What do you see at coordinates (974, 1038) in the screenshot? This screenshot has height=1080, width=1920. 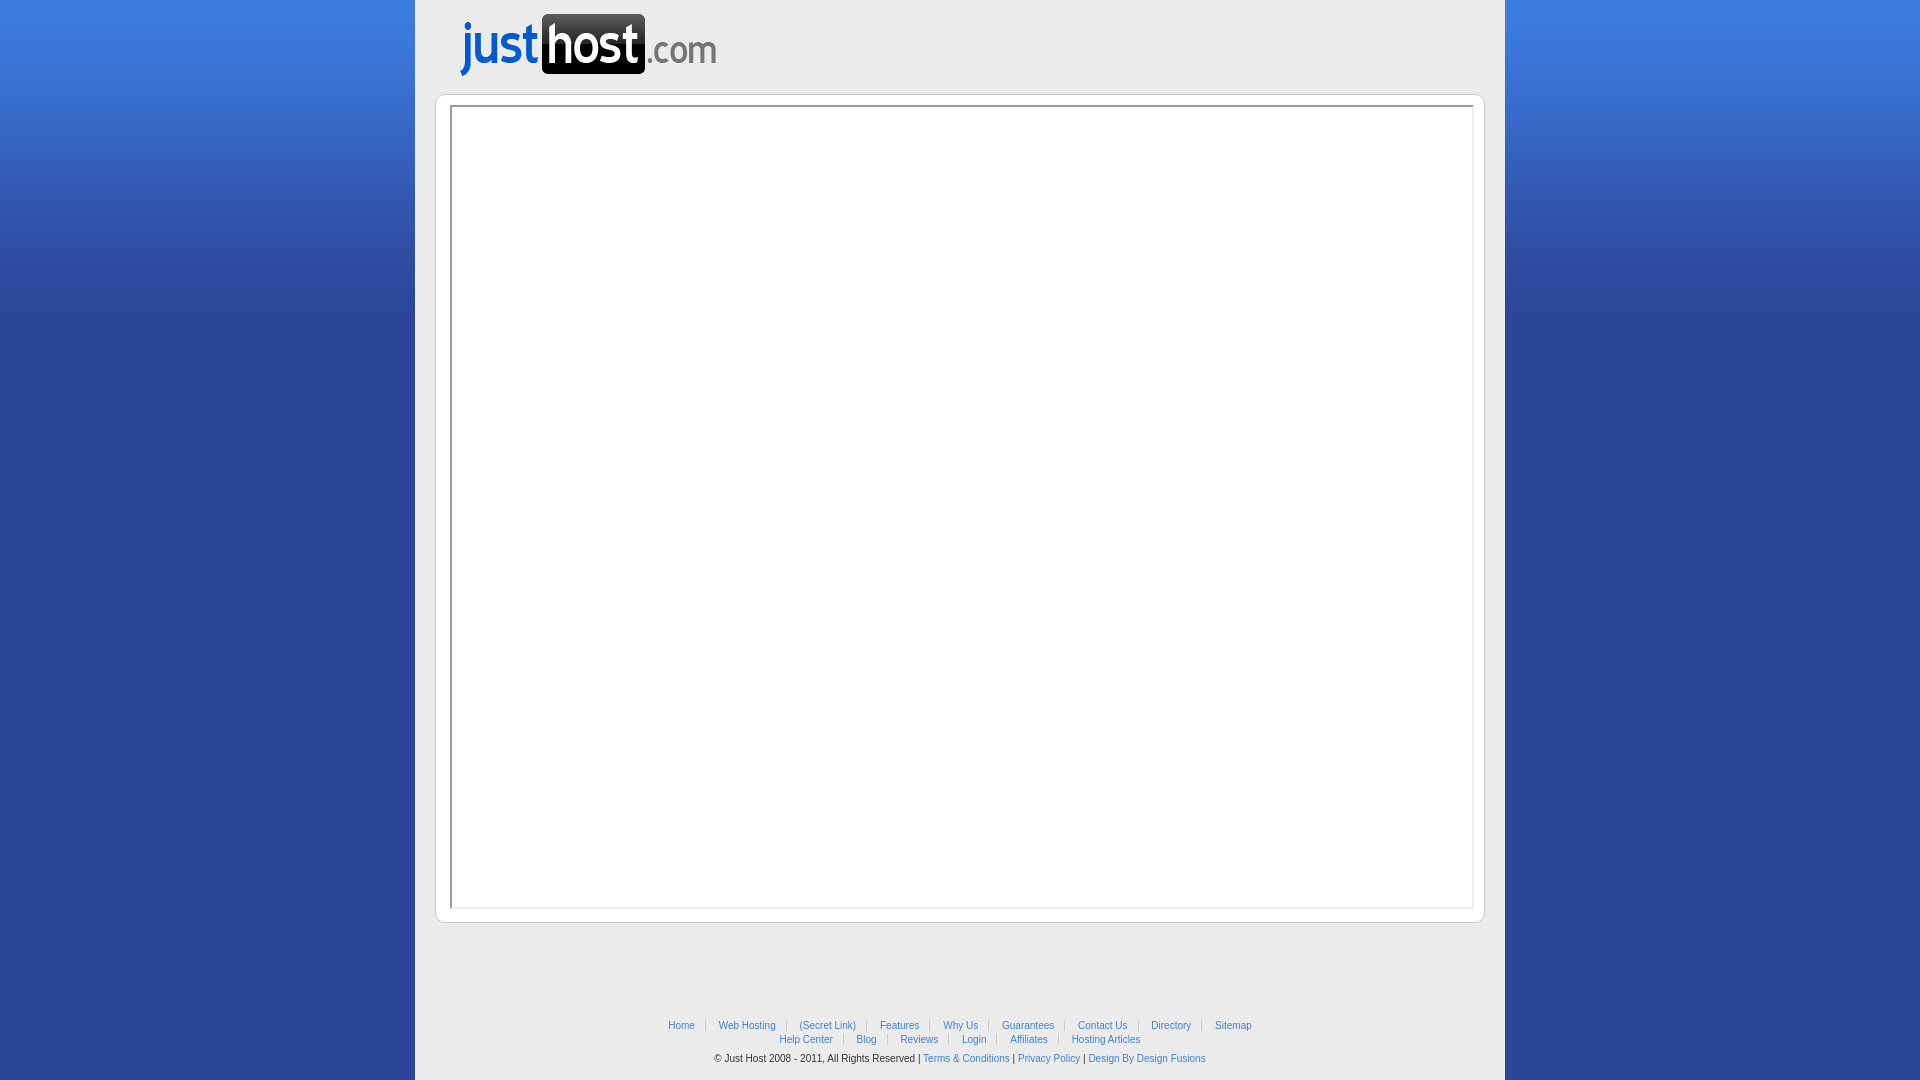 I see `'Login'` at bounding box center [974, 1038].